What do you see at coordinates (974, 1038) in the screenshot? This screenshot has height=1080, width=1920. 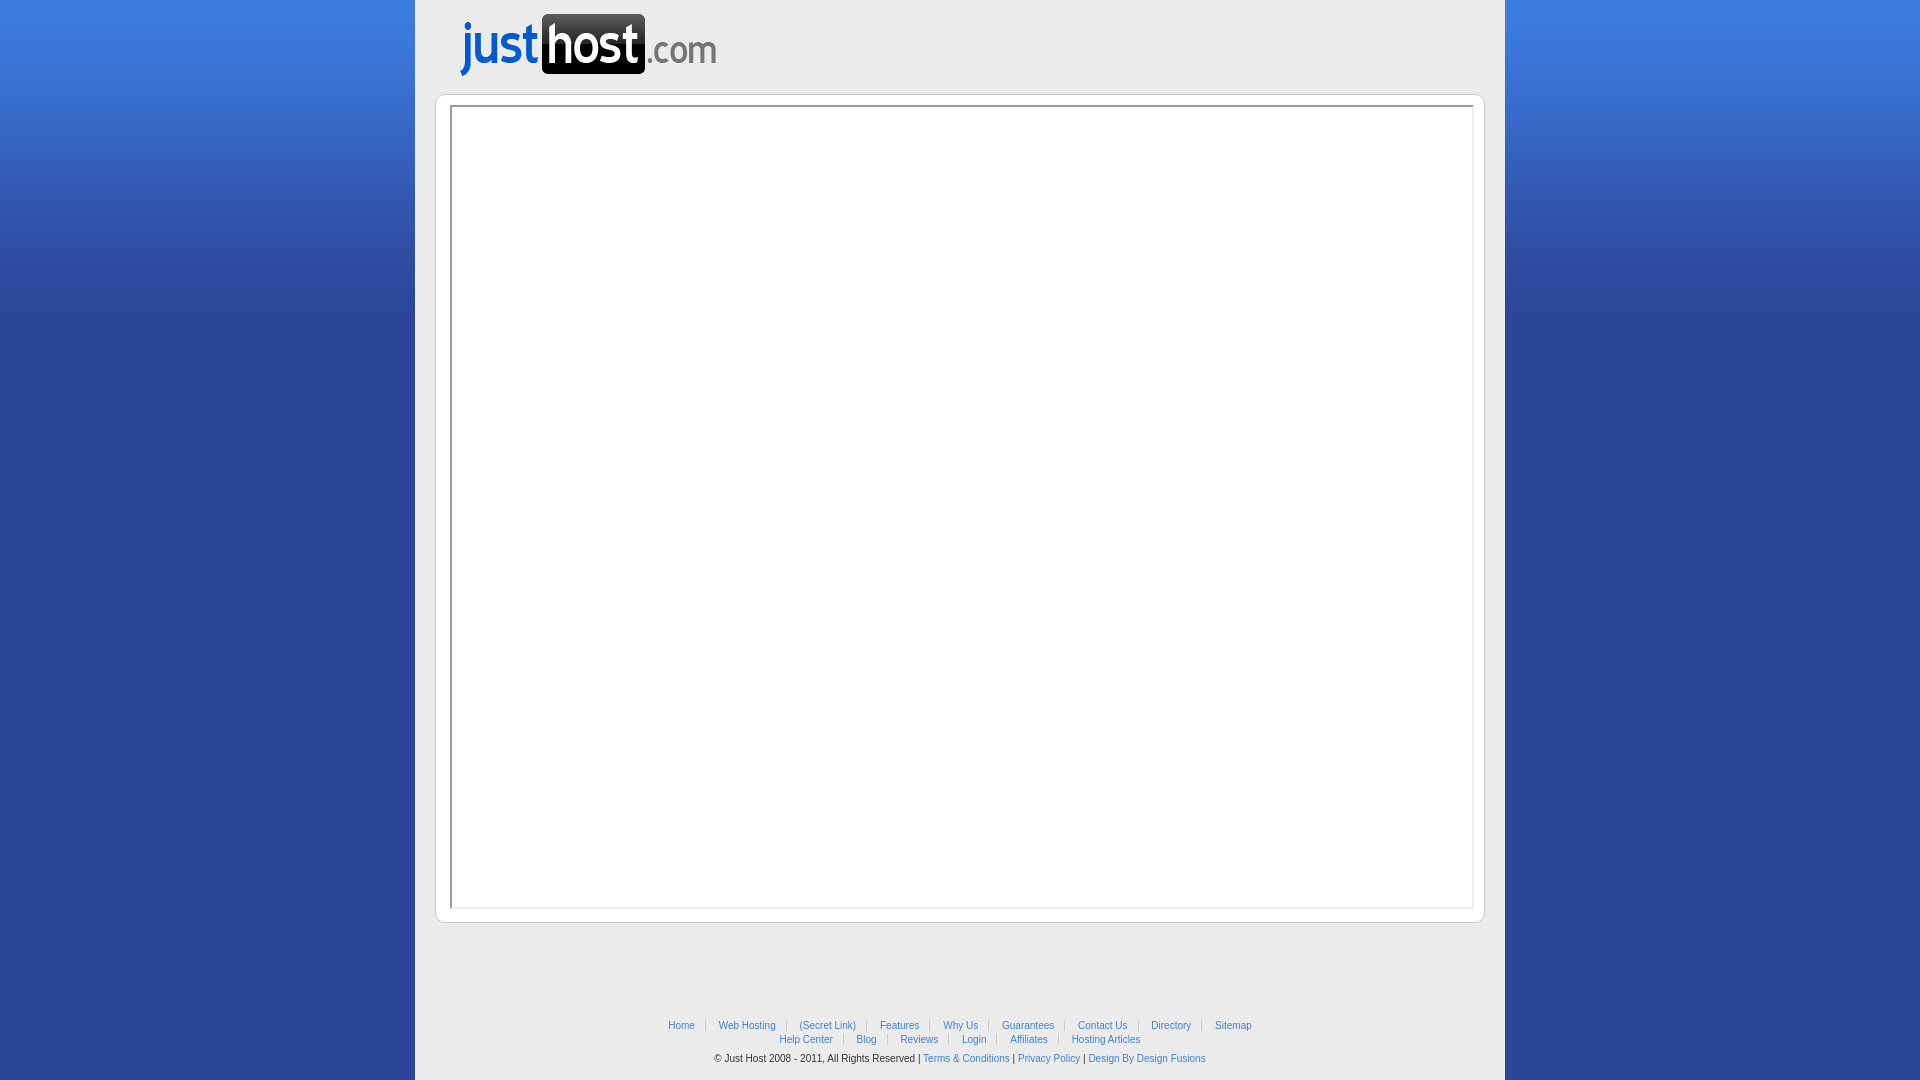 I see `'Login'` at bounding box center [974, 1038].